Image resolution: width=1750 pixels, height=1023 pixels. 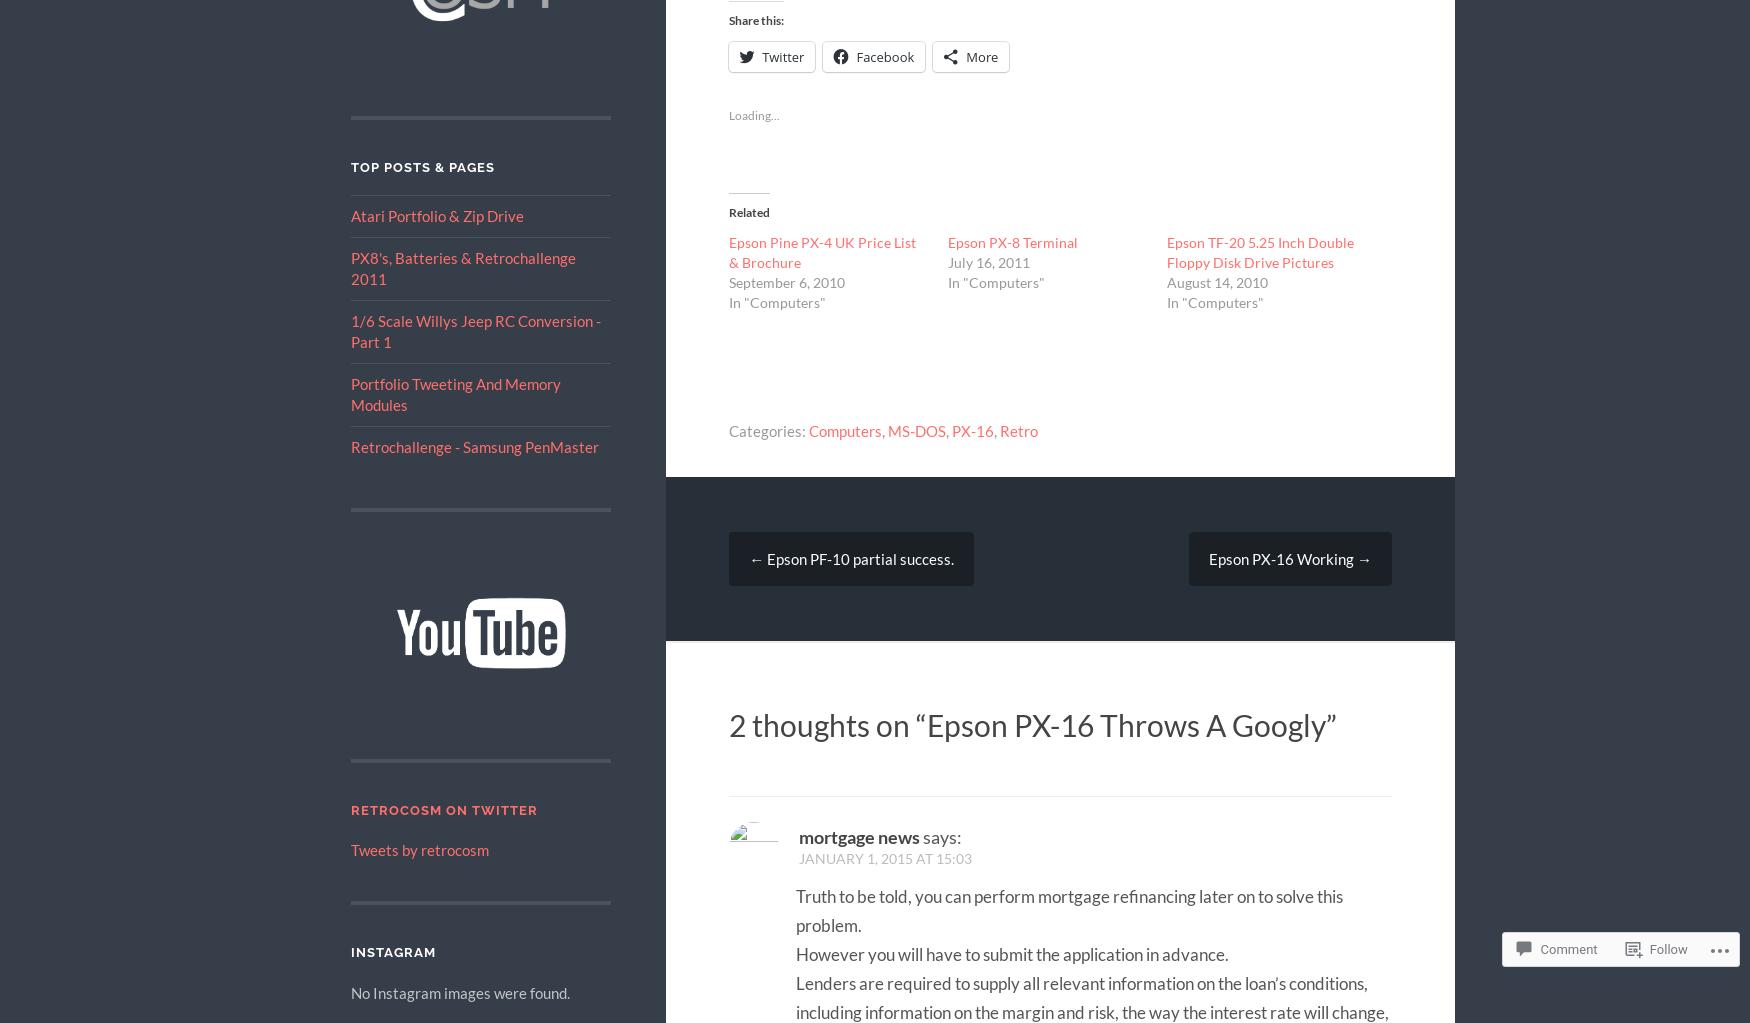 What do you see at coordinates (1018, 429) in the screenshot?
I see `'Retro'` at bounding box center [1018, 429].